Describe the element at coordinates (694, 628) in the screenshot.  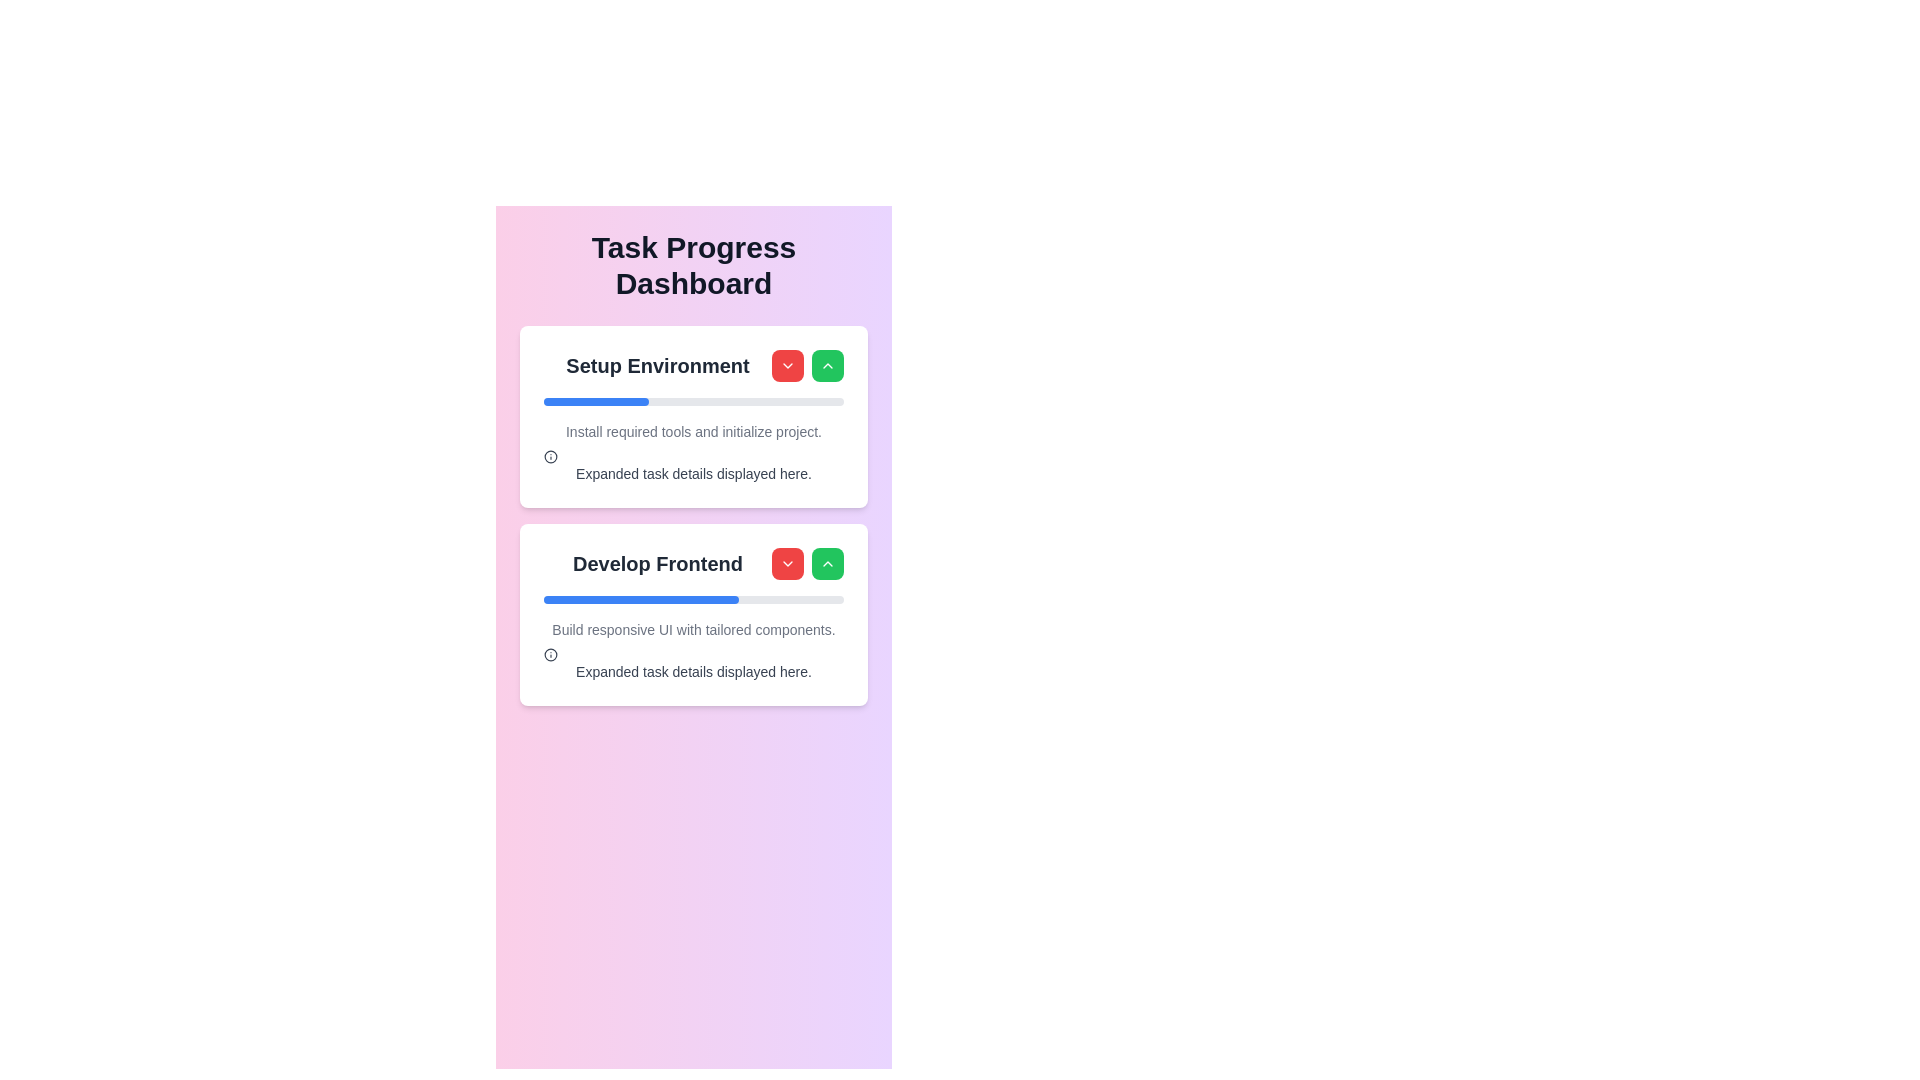
I see `the descriptive text element that provides a brief statement about the associated task or feature, positioned below the title 'Develop Frontend'` at that location.